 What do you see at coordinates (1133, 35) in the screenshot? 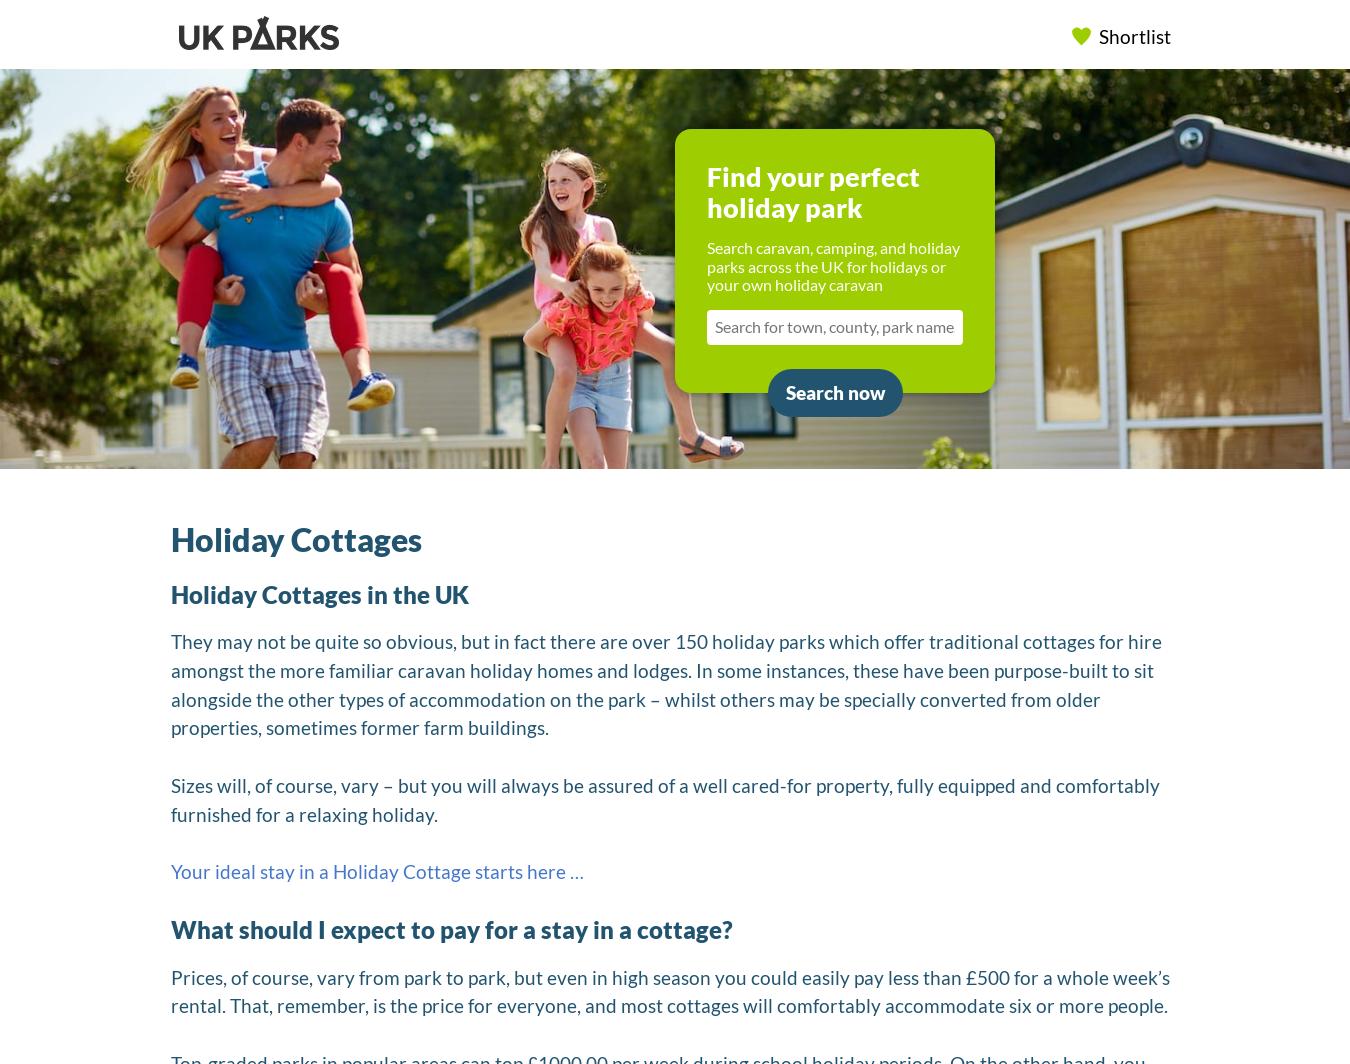
I see `'Shortlist'` at bounding box center [1133, 35].